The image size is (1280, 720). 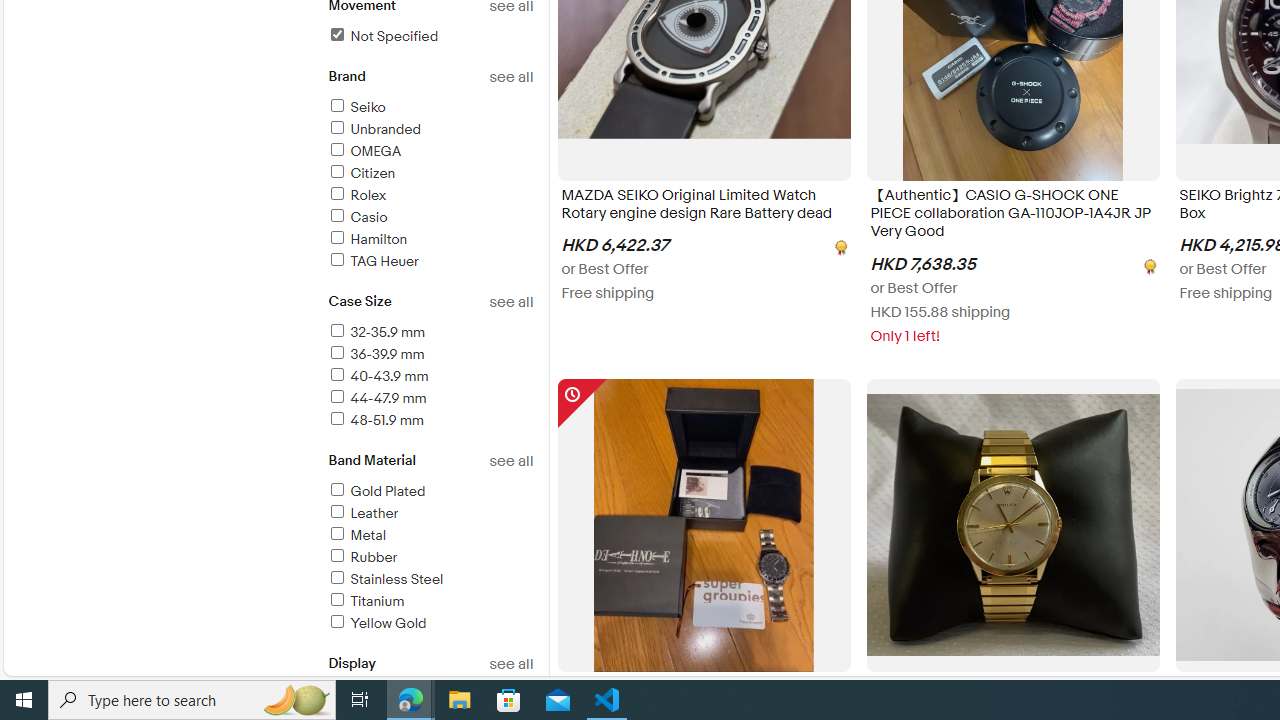 I want to click on 'Casio', so click(x=429, y=218).